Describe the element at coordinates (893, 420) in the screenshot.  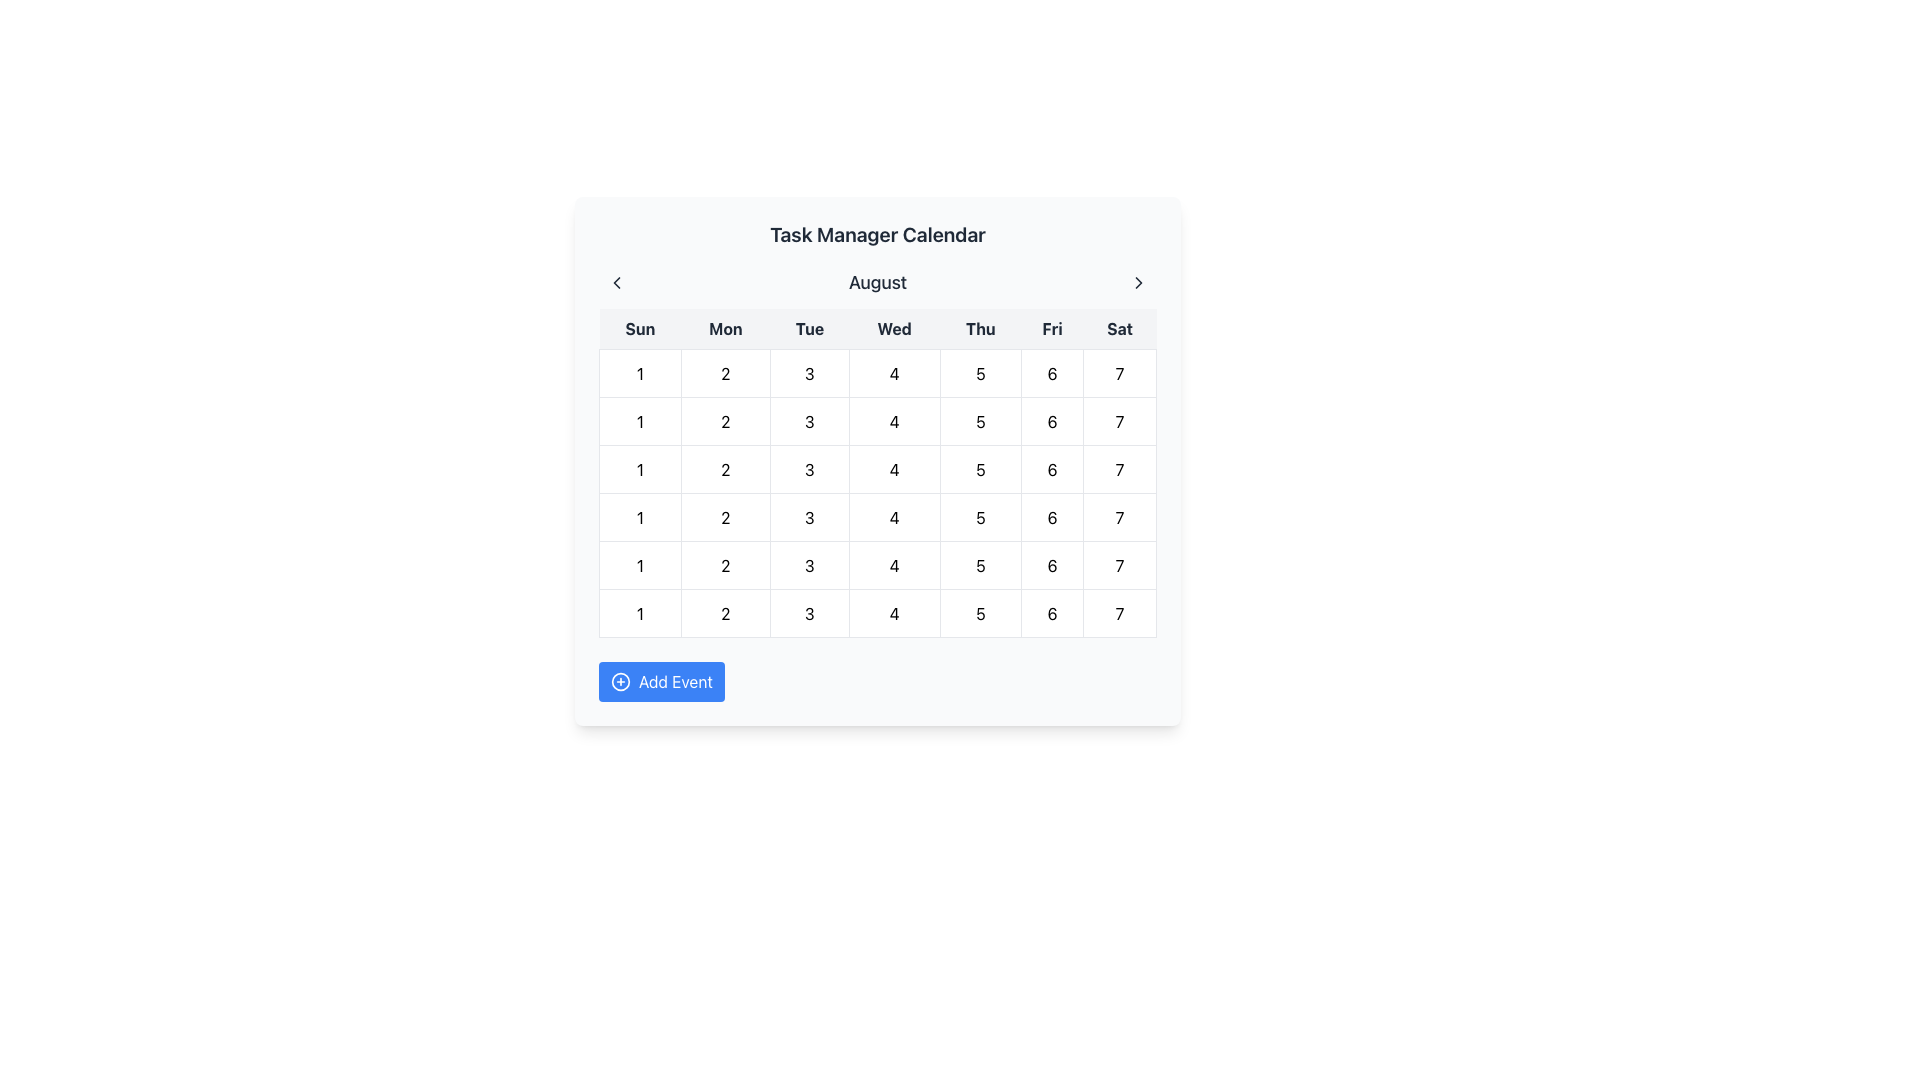
I see `the text label representing the day '4' in the calendar view located under 'Wed' in August` at that location.